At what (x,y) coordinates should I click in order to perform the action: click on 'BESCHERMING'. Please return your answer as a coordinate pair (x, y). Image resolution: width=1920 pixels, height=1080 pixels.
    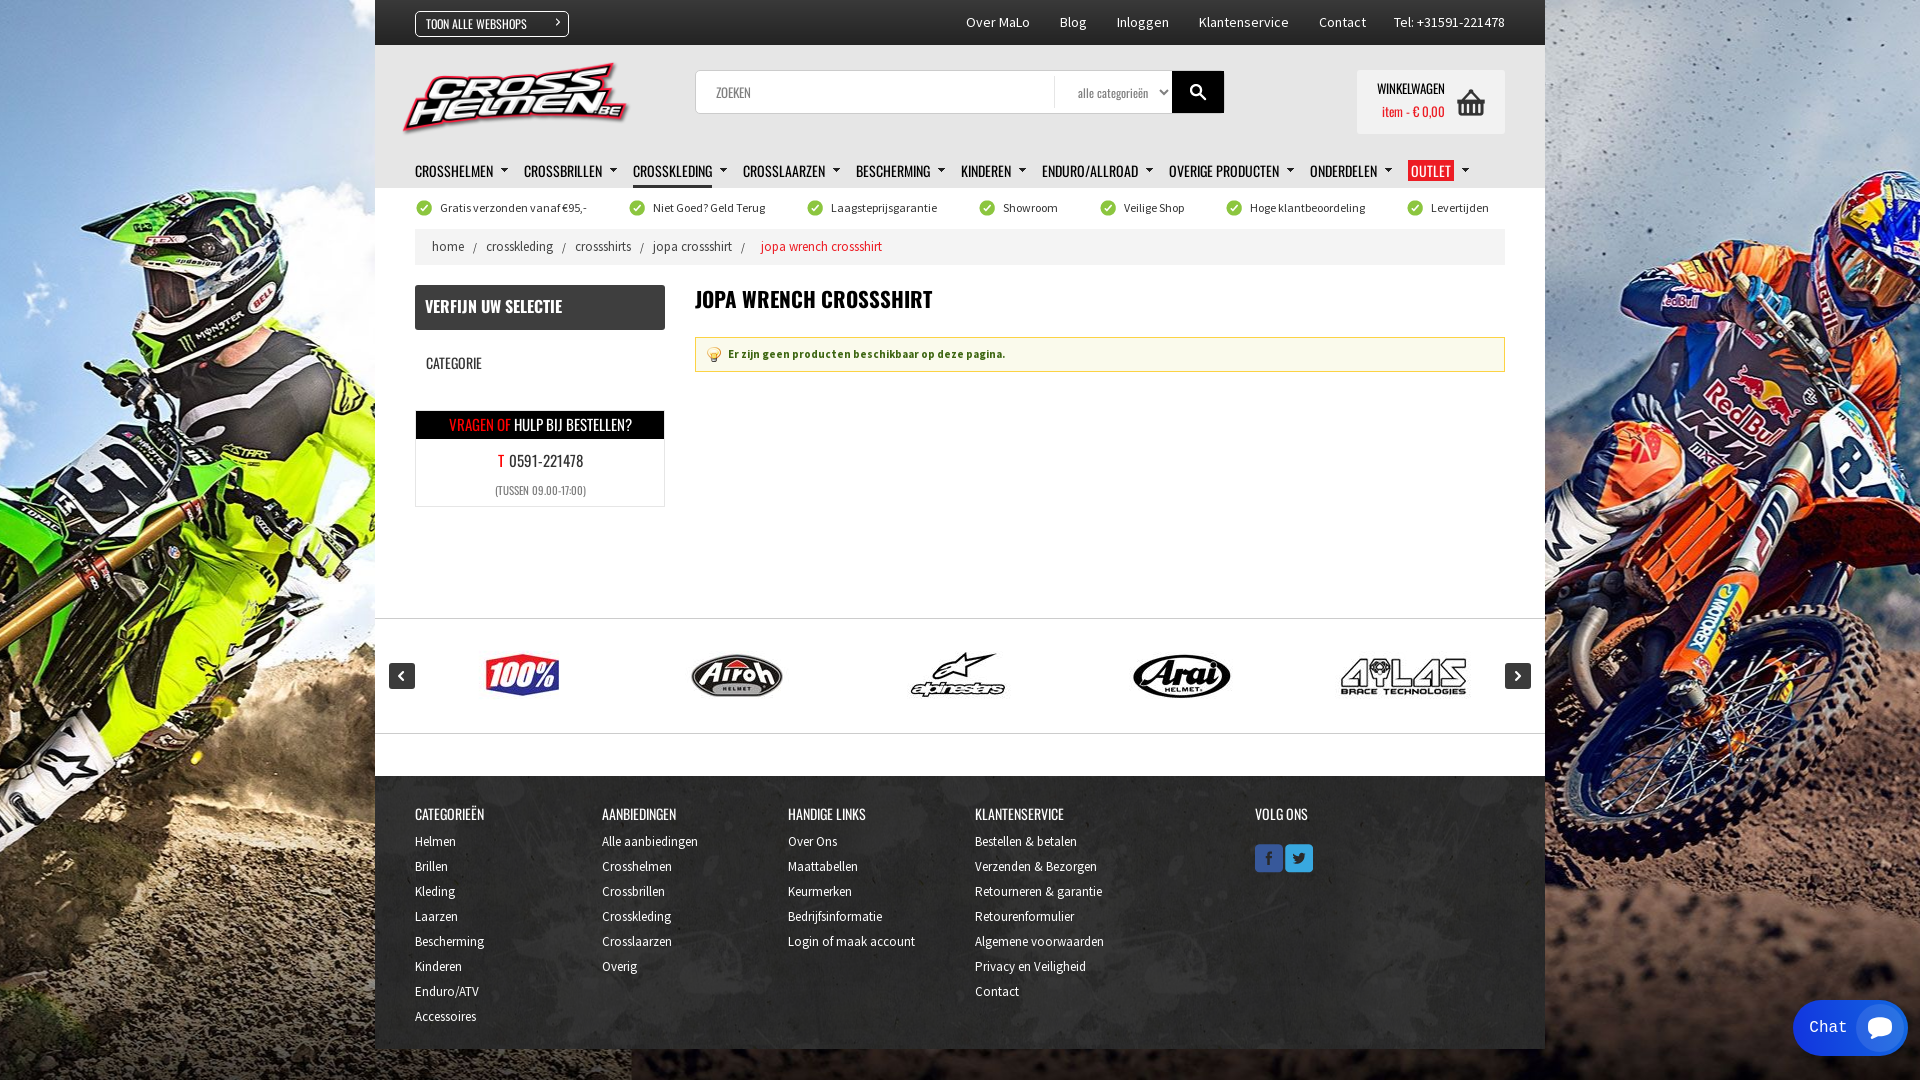
    Looking at the image, I should click on (899, 169).